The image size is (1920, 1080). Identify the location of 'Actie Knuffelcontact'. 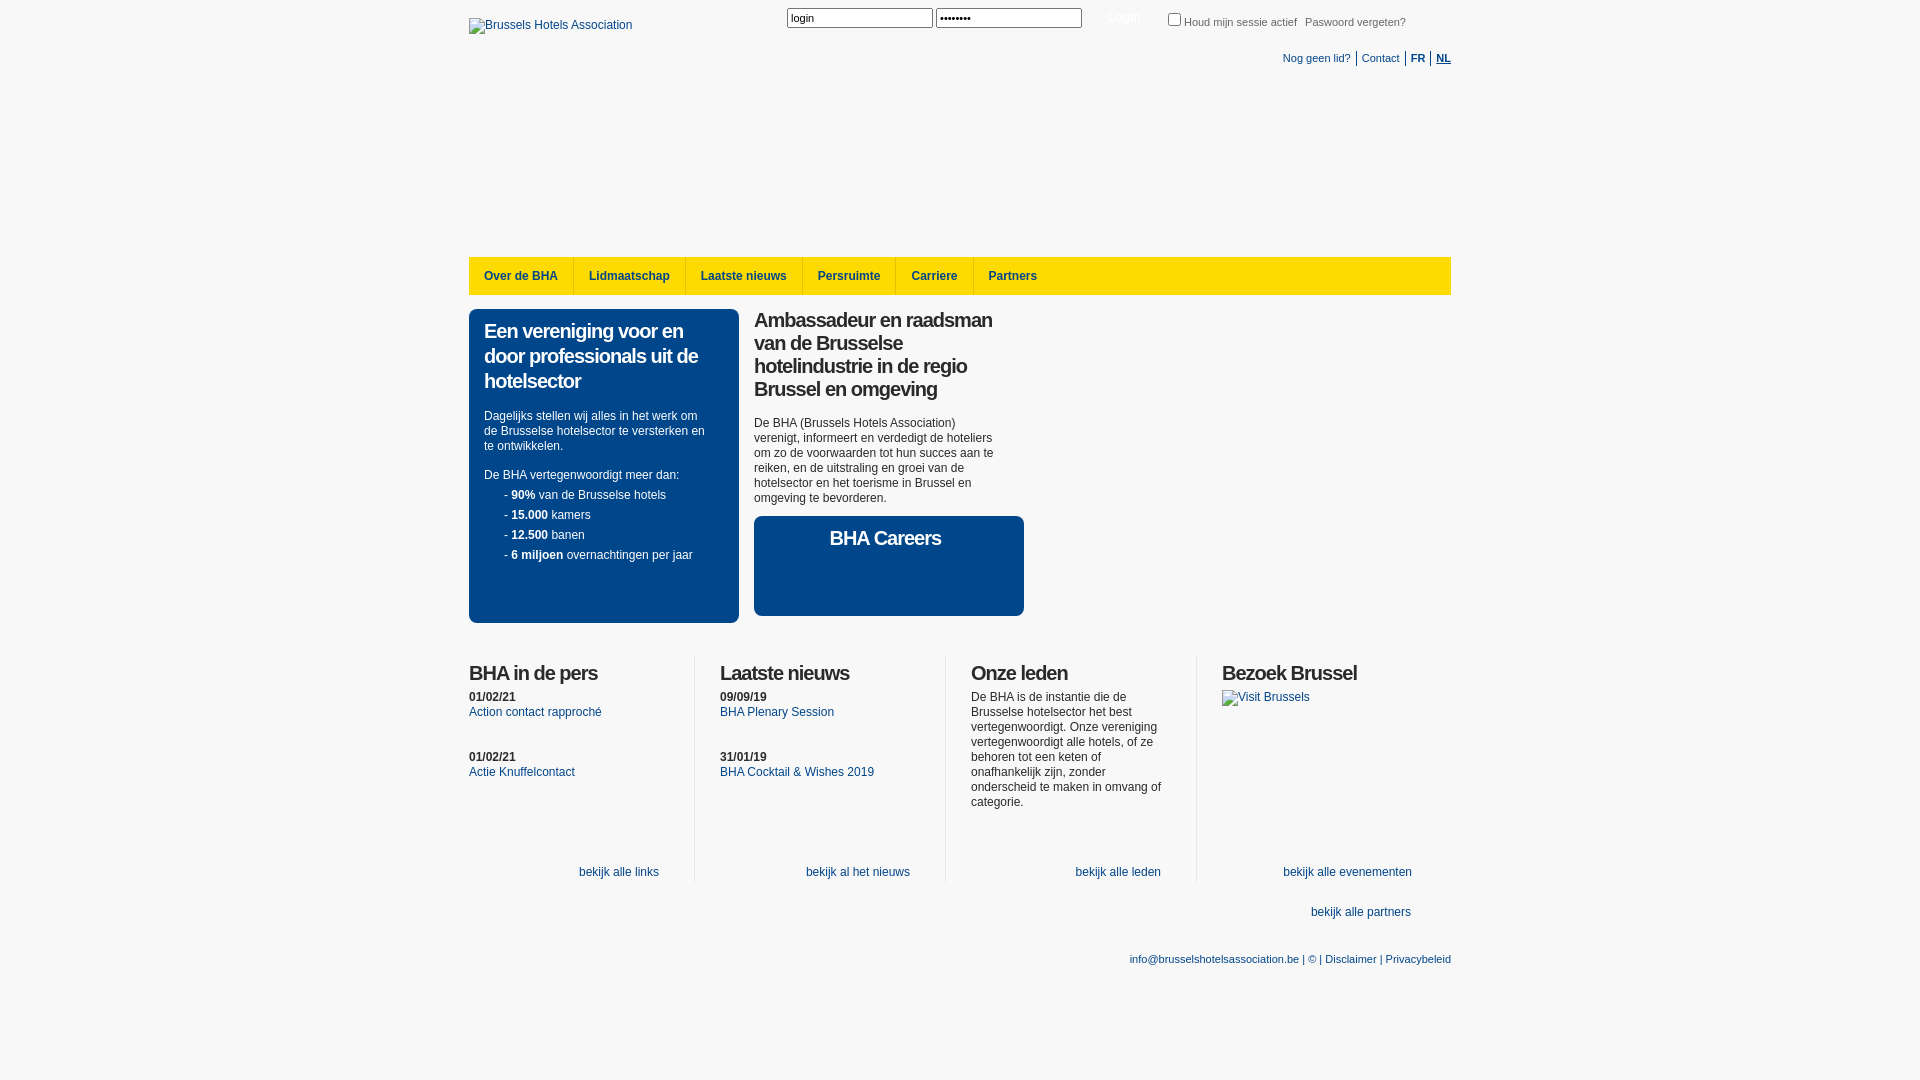
(522, 770).